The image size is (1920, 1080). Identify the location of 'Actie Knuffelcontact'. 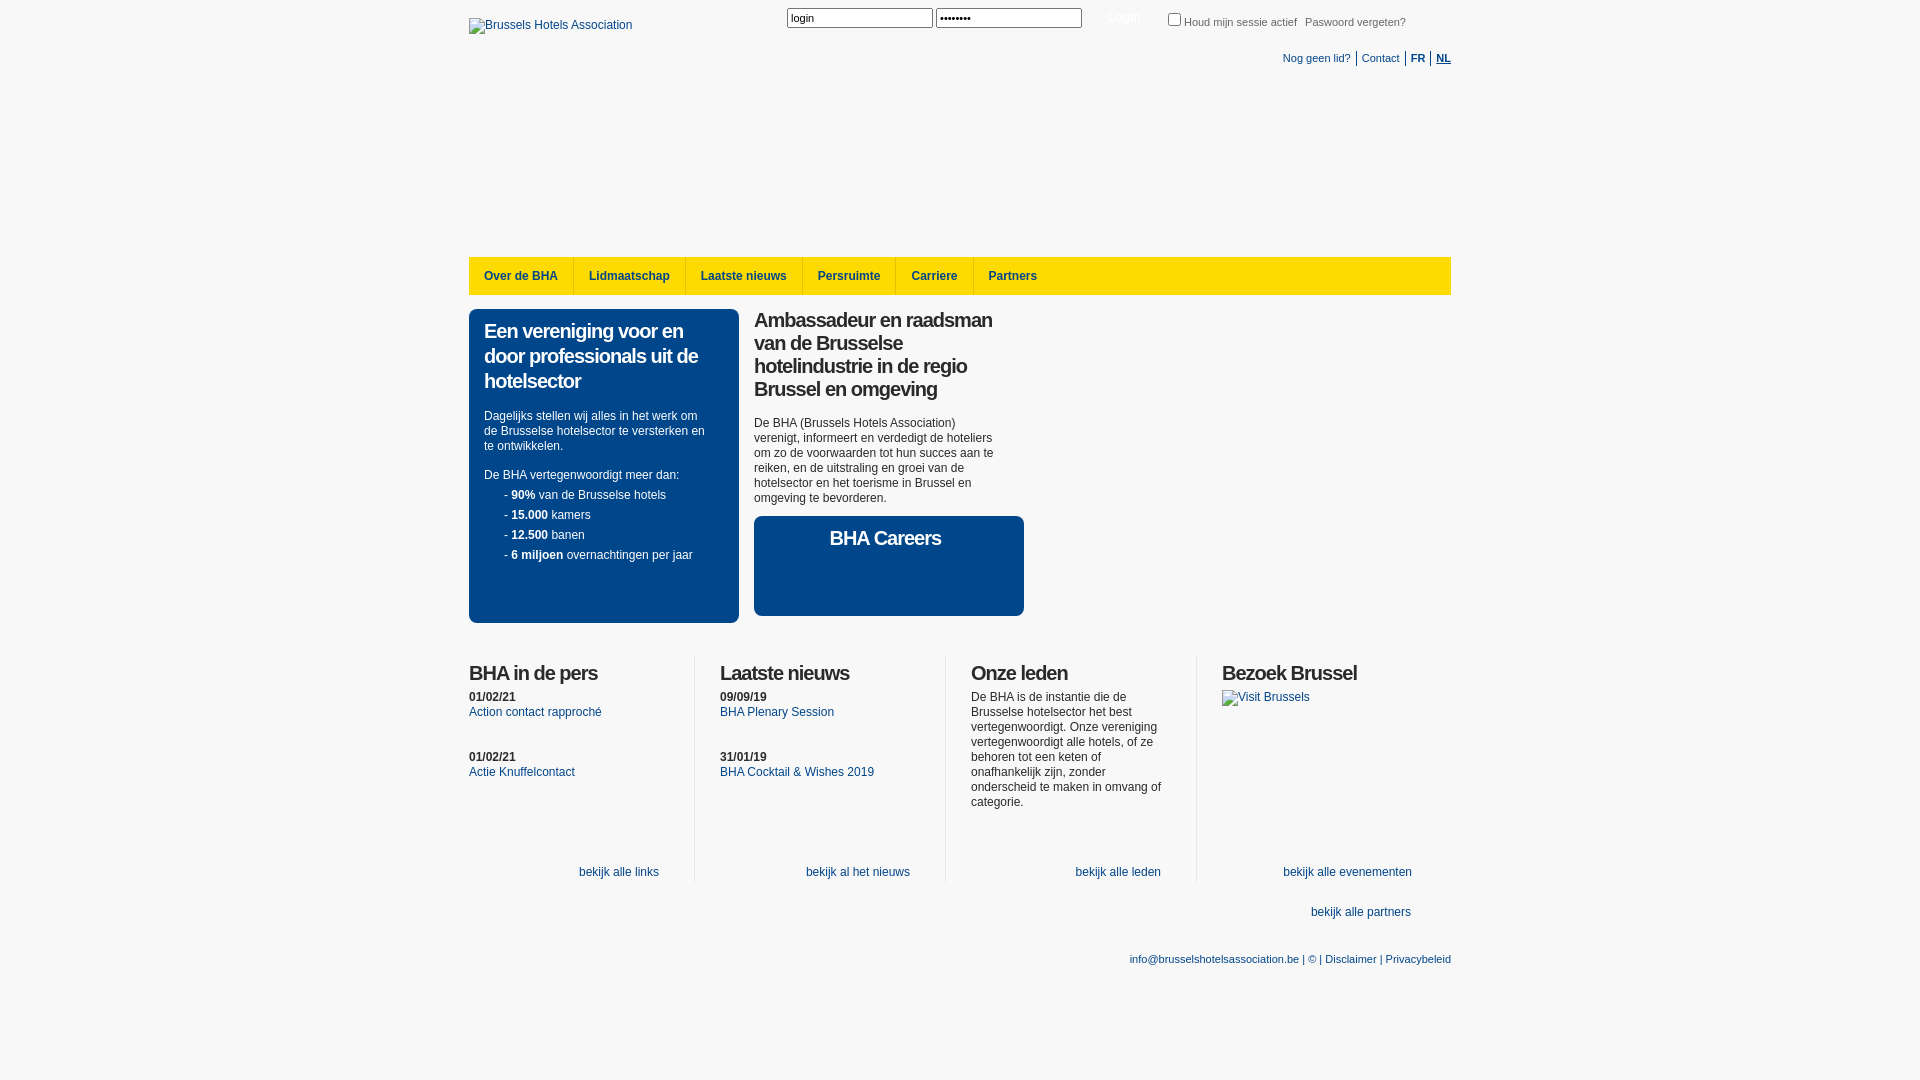
(522, 770).